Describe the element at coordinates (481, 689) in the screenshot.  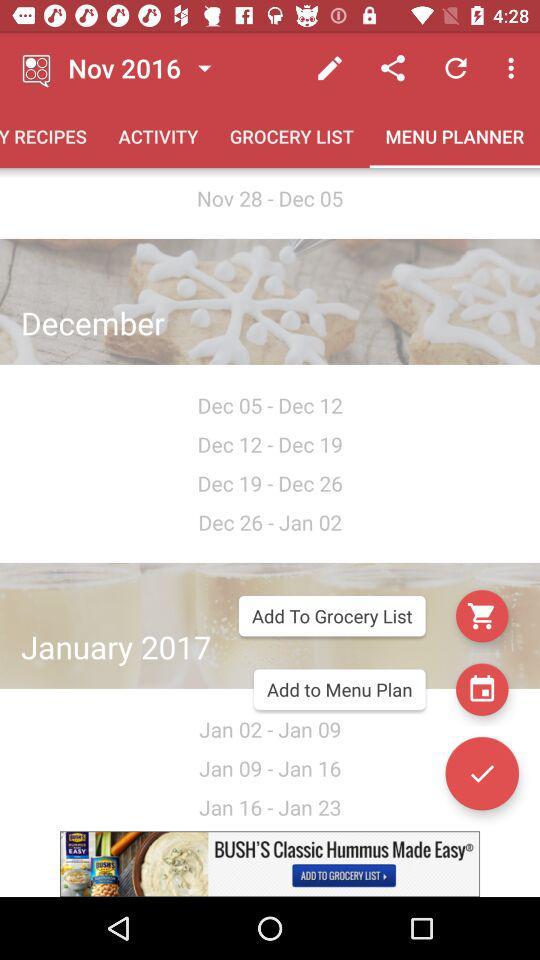
I see `check calendar` at that location.